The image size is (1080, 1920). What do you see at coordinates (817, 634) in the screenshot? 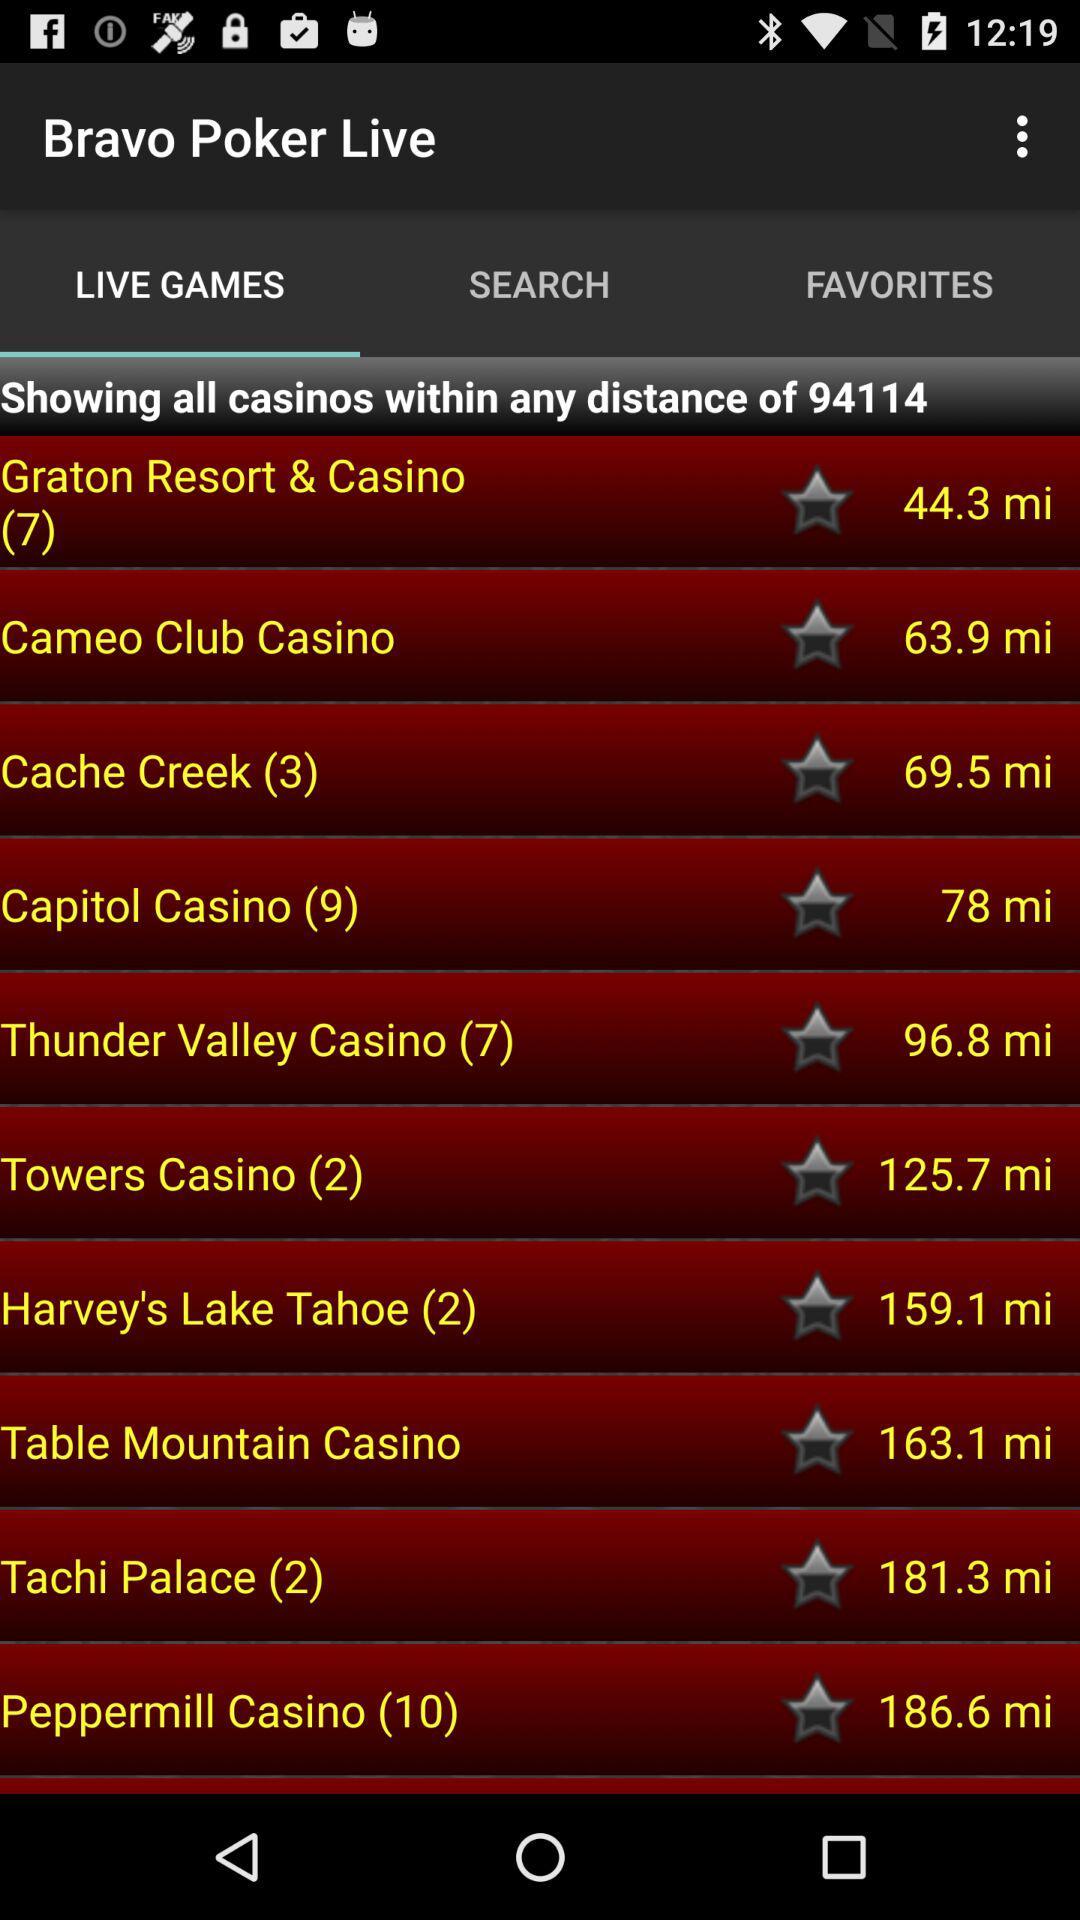
I see `to favorites` at bounding box center [817, 634].